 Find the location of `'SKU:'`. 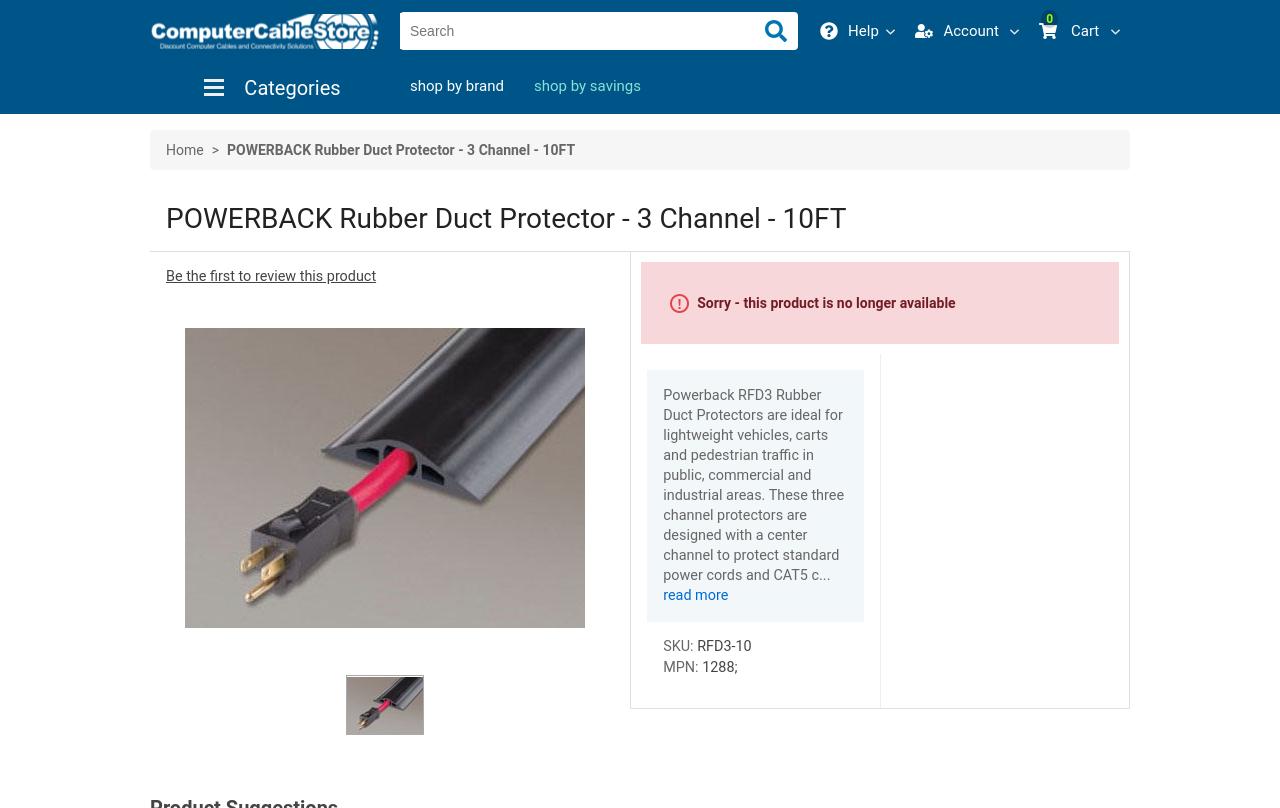

'SKU:' is located at coordinates (678, 646).